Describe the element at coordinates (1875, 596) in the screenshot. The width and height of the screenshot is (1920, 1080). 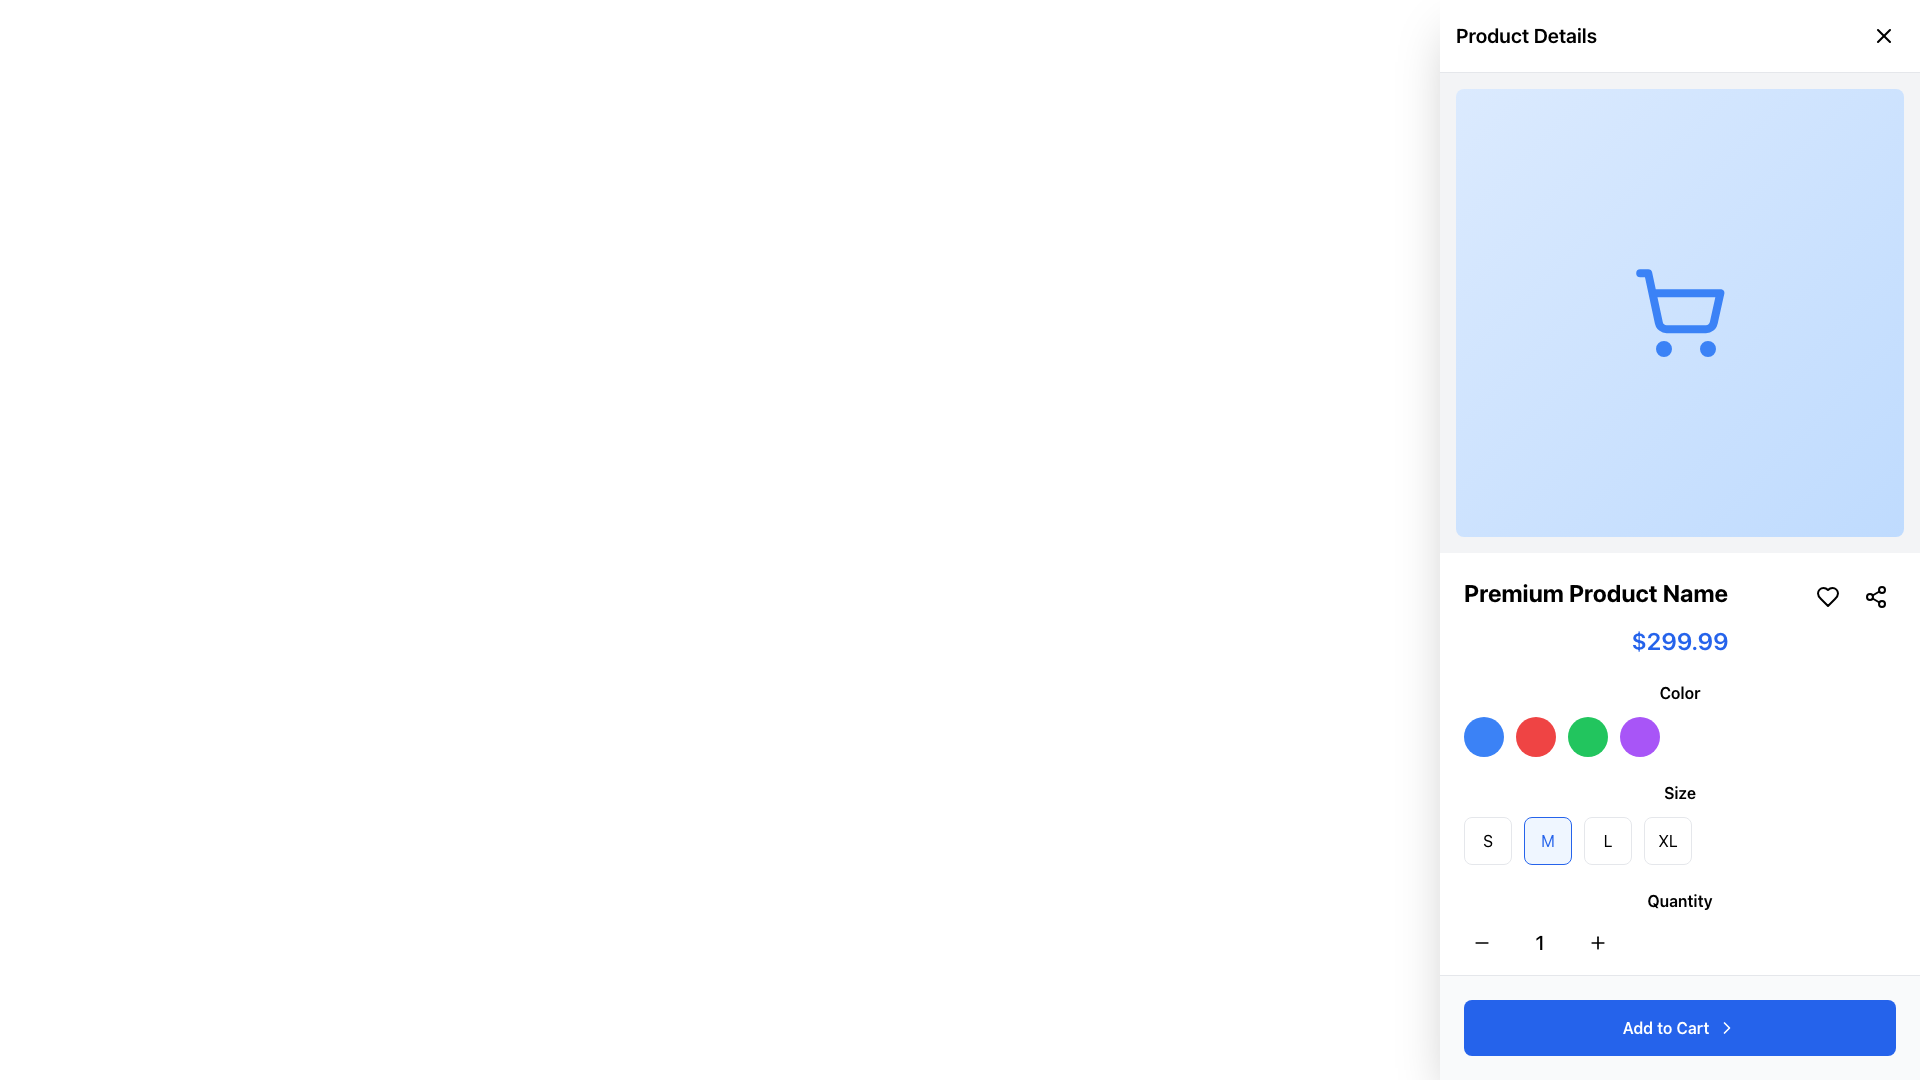
I see `the share button located at the top-right corner of the product details card, right of the heart icon, to share the product details` at that location.